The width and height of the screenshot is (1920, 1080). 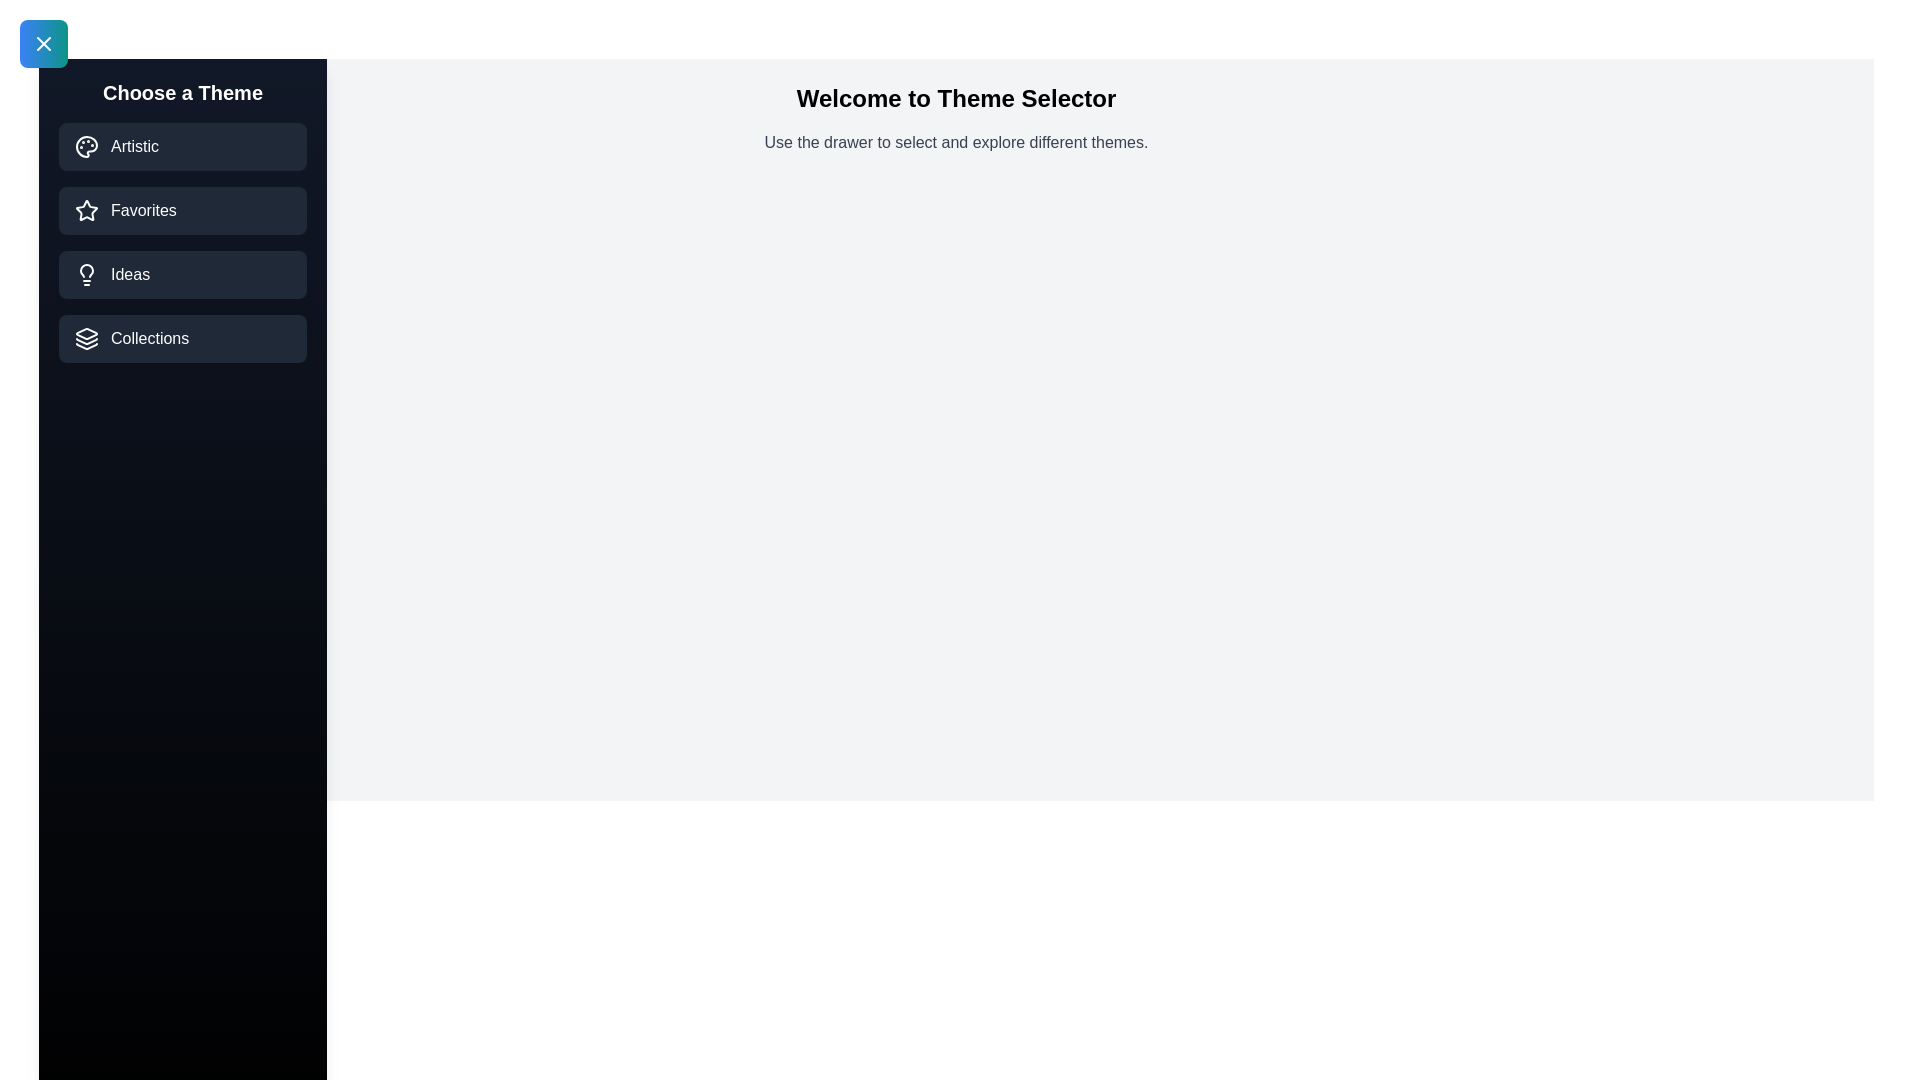 What do you see at coordinates (955, 597) in the screenshot?
I see `the main content area displaying 'Welcome to Theme Selector'` at bounding box center [955, 597].